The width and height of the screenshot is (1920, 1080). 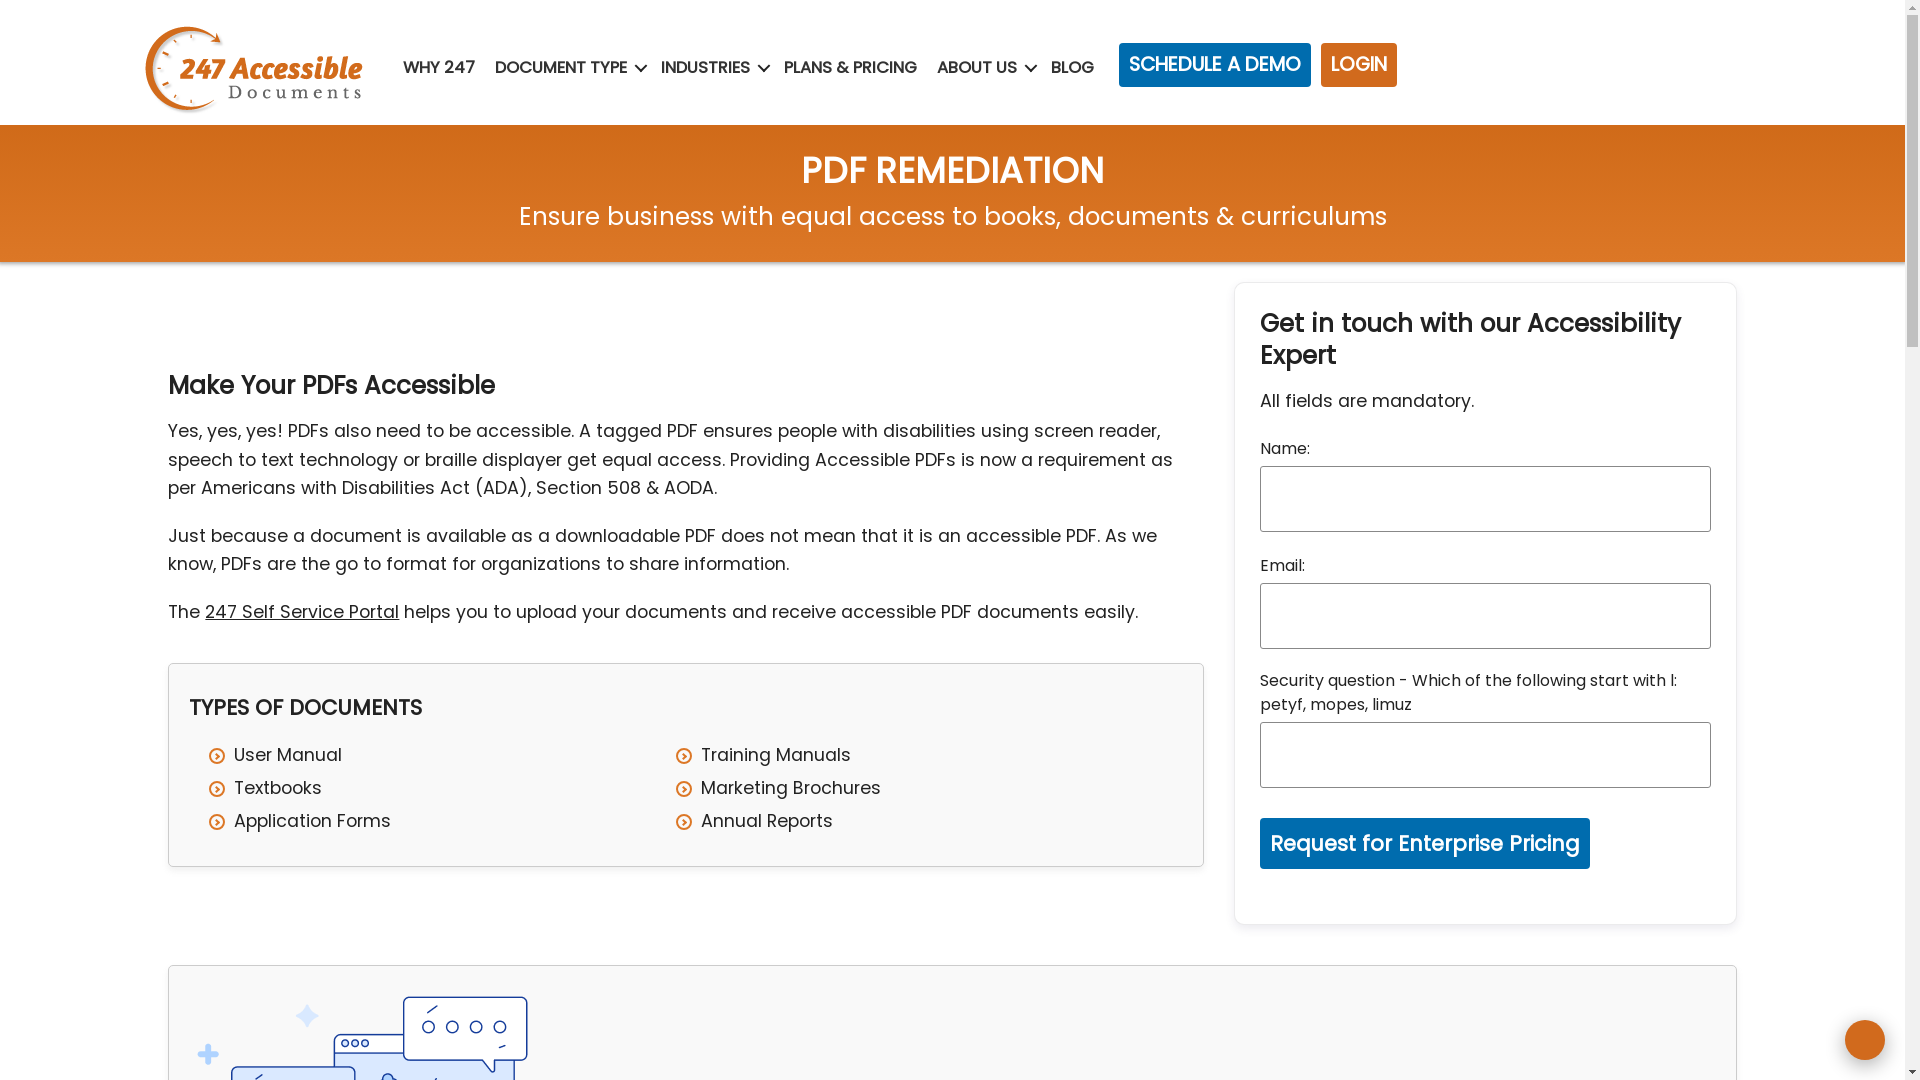 I want to click on 'INDUSTRIES', so click(x=705, y=67).